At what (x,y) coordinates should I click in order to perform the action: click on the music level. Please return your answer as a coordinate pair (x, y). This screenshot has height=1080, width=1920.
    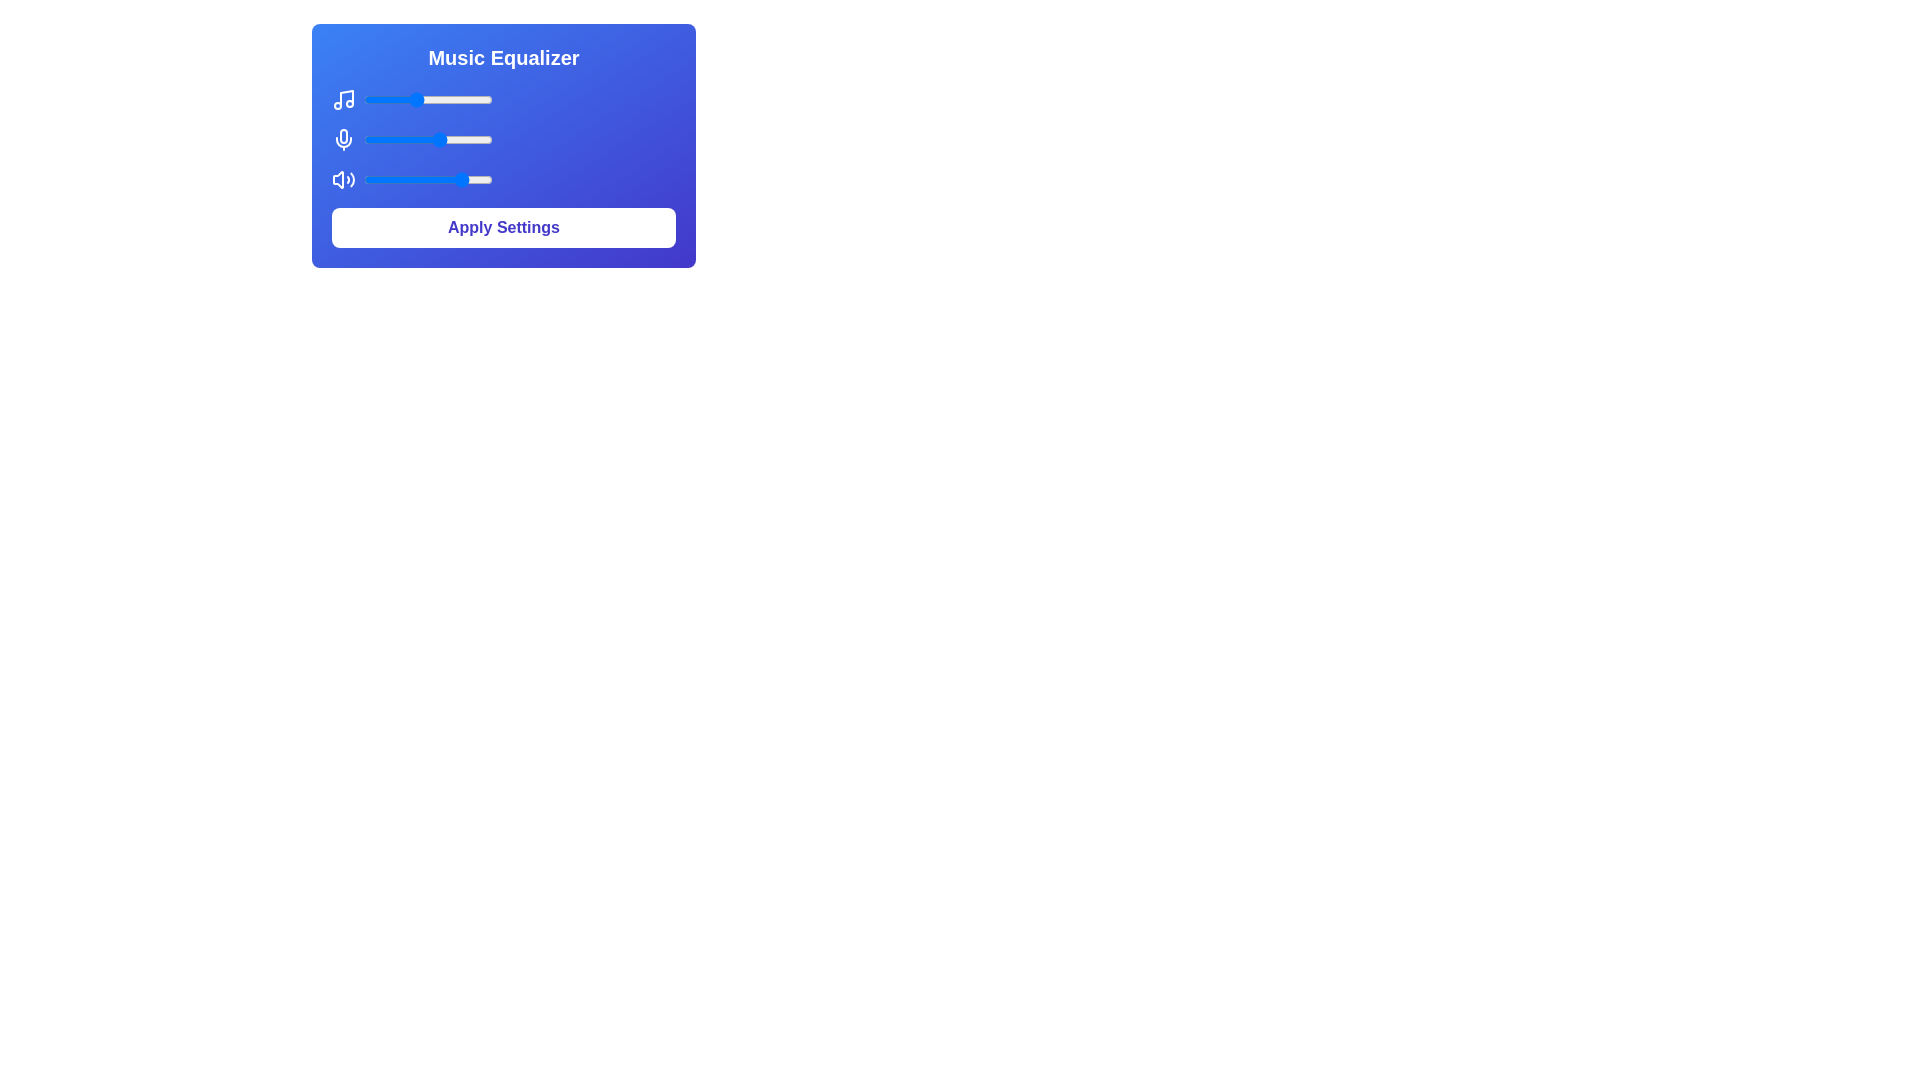
    Looking at the image, I should click on (468, 100).